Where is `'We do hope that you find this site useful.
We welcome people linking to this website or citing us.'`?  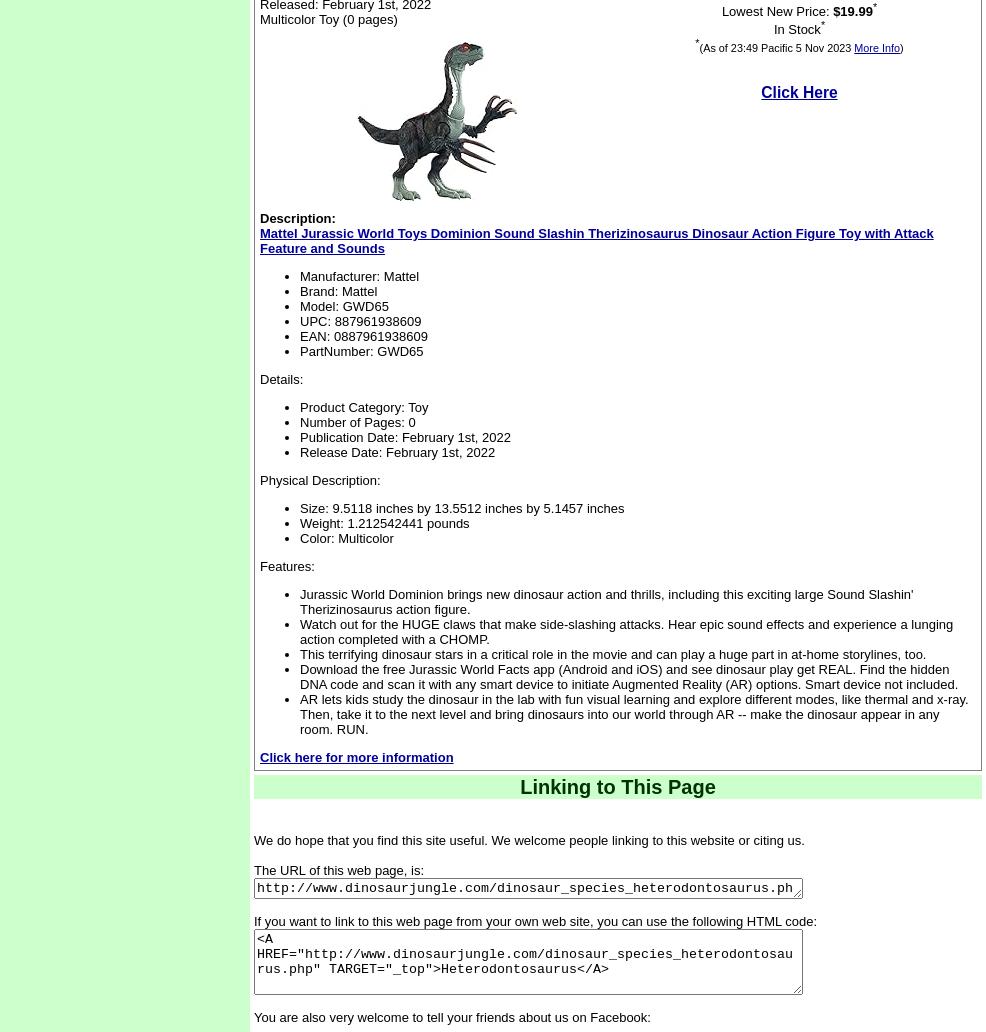 'We do hope that you find this site useful.
We welcome people linking to this website or citing us.' is located at coordinates (527, 840).